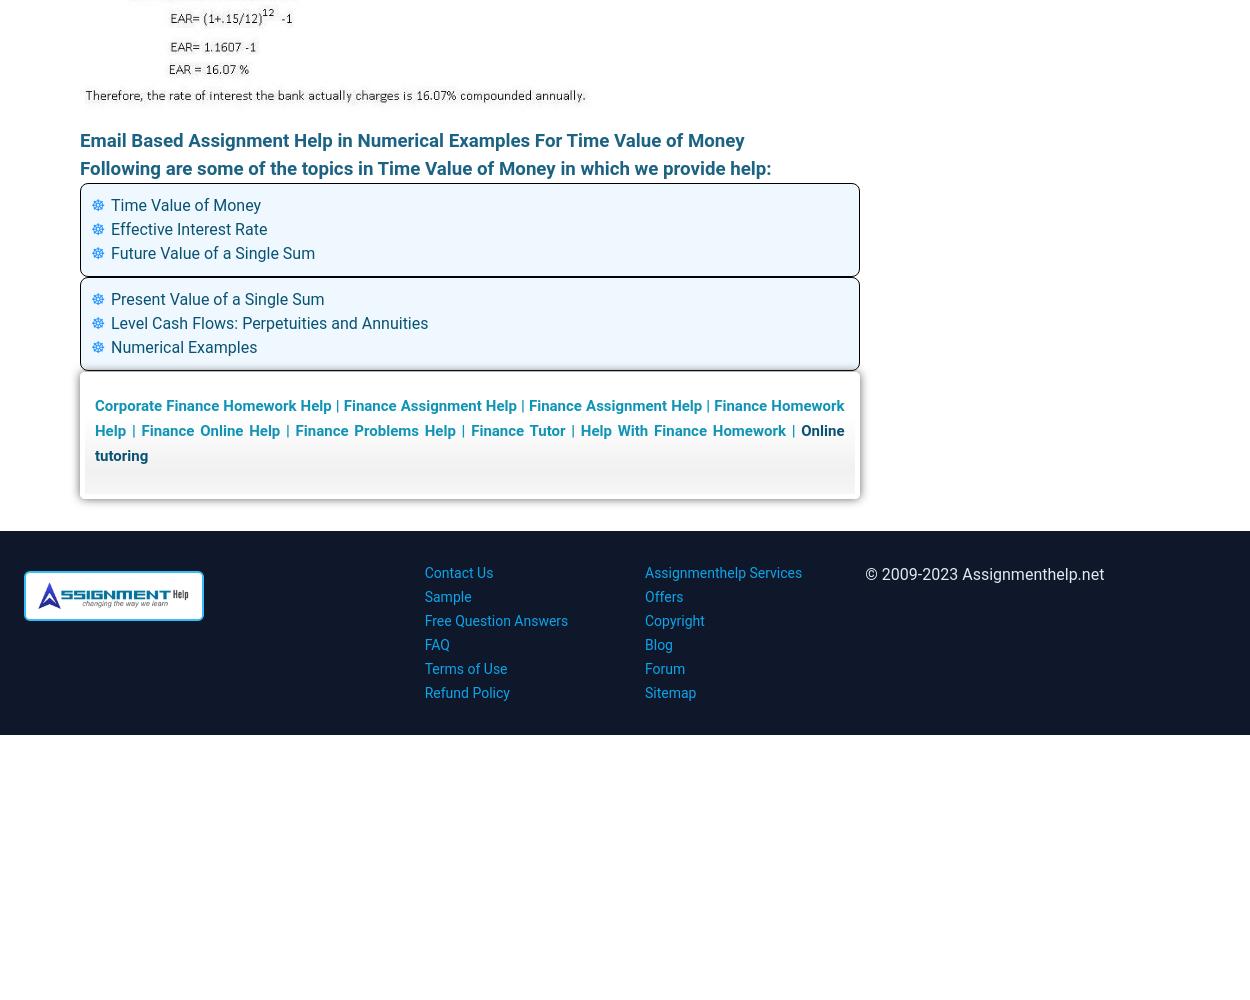 Image resolution: width=1250 pixels, height=1000 pixels. Describe the element at coordinates (110, 345) in the screenshot. I see `'Numerical Examples'` at that location.